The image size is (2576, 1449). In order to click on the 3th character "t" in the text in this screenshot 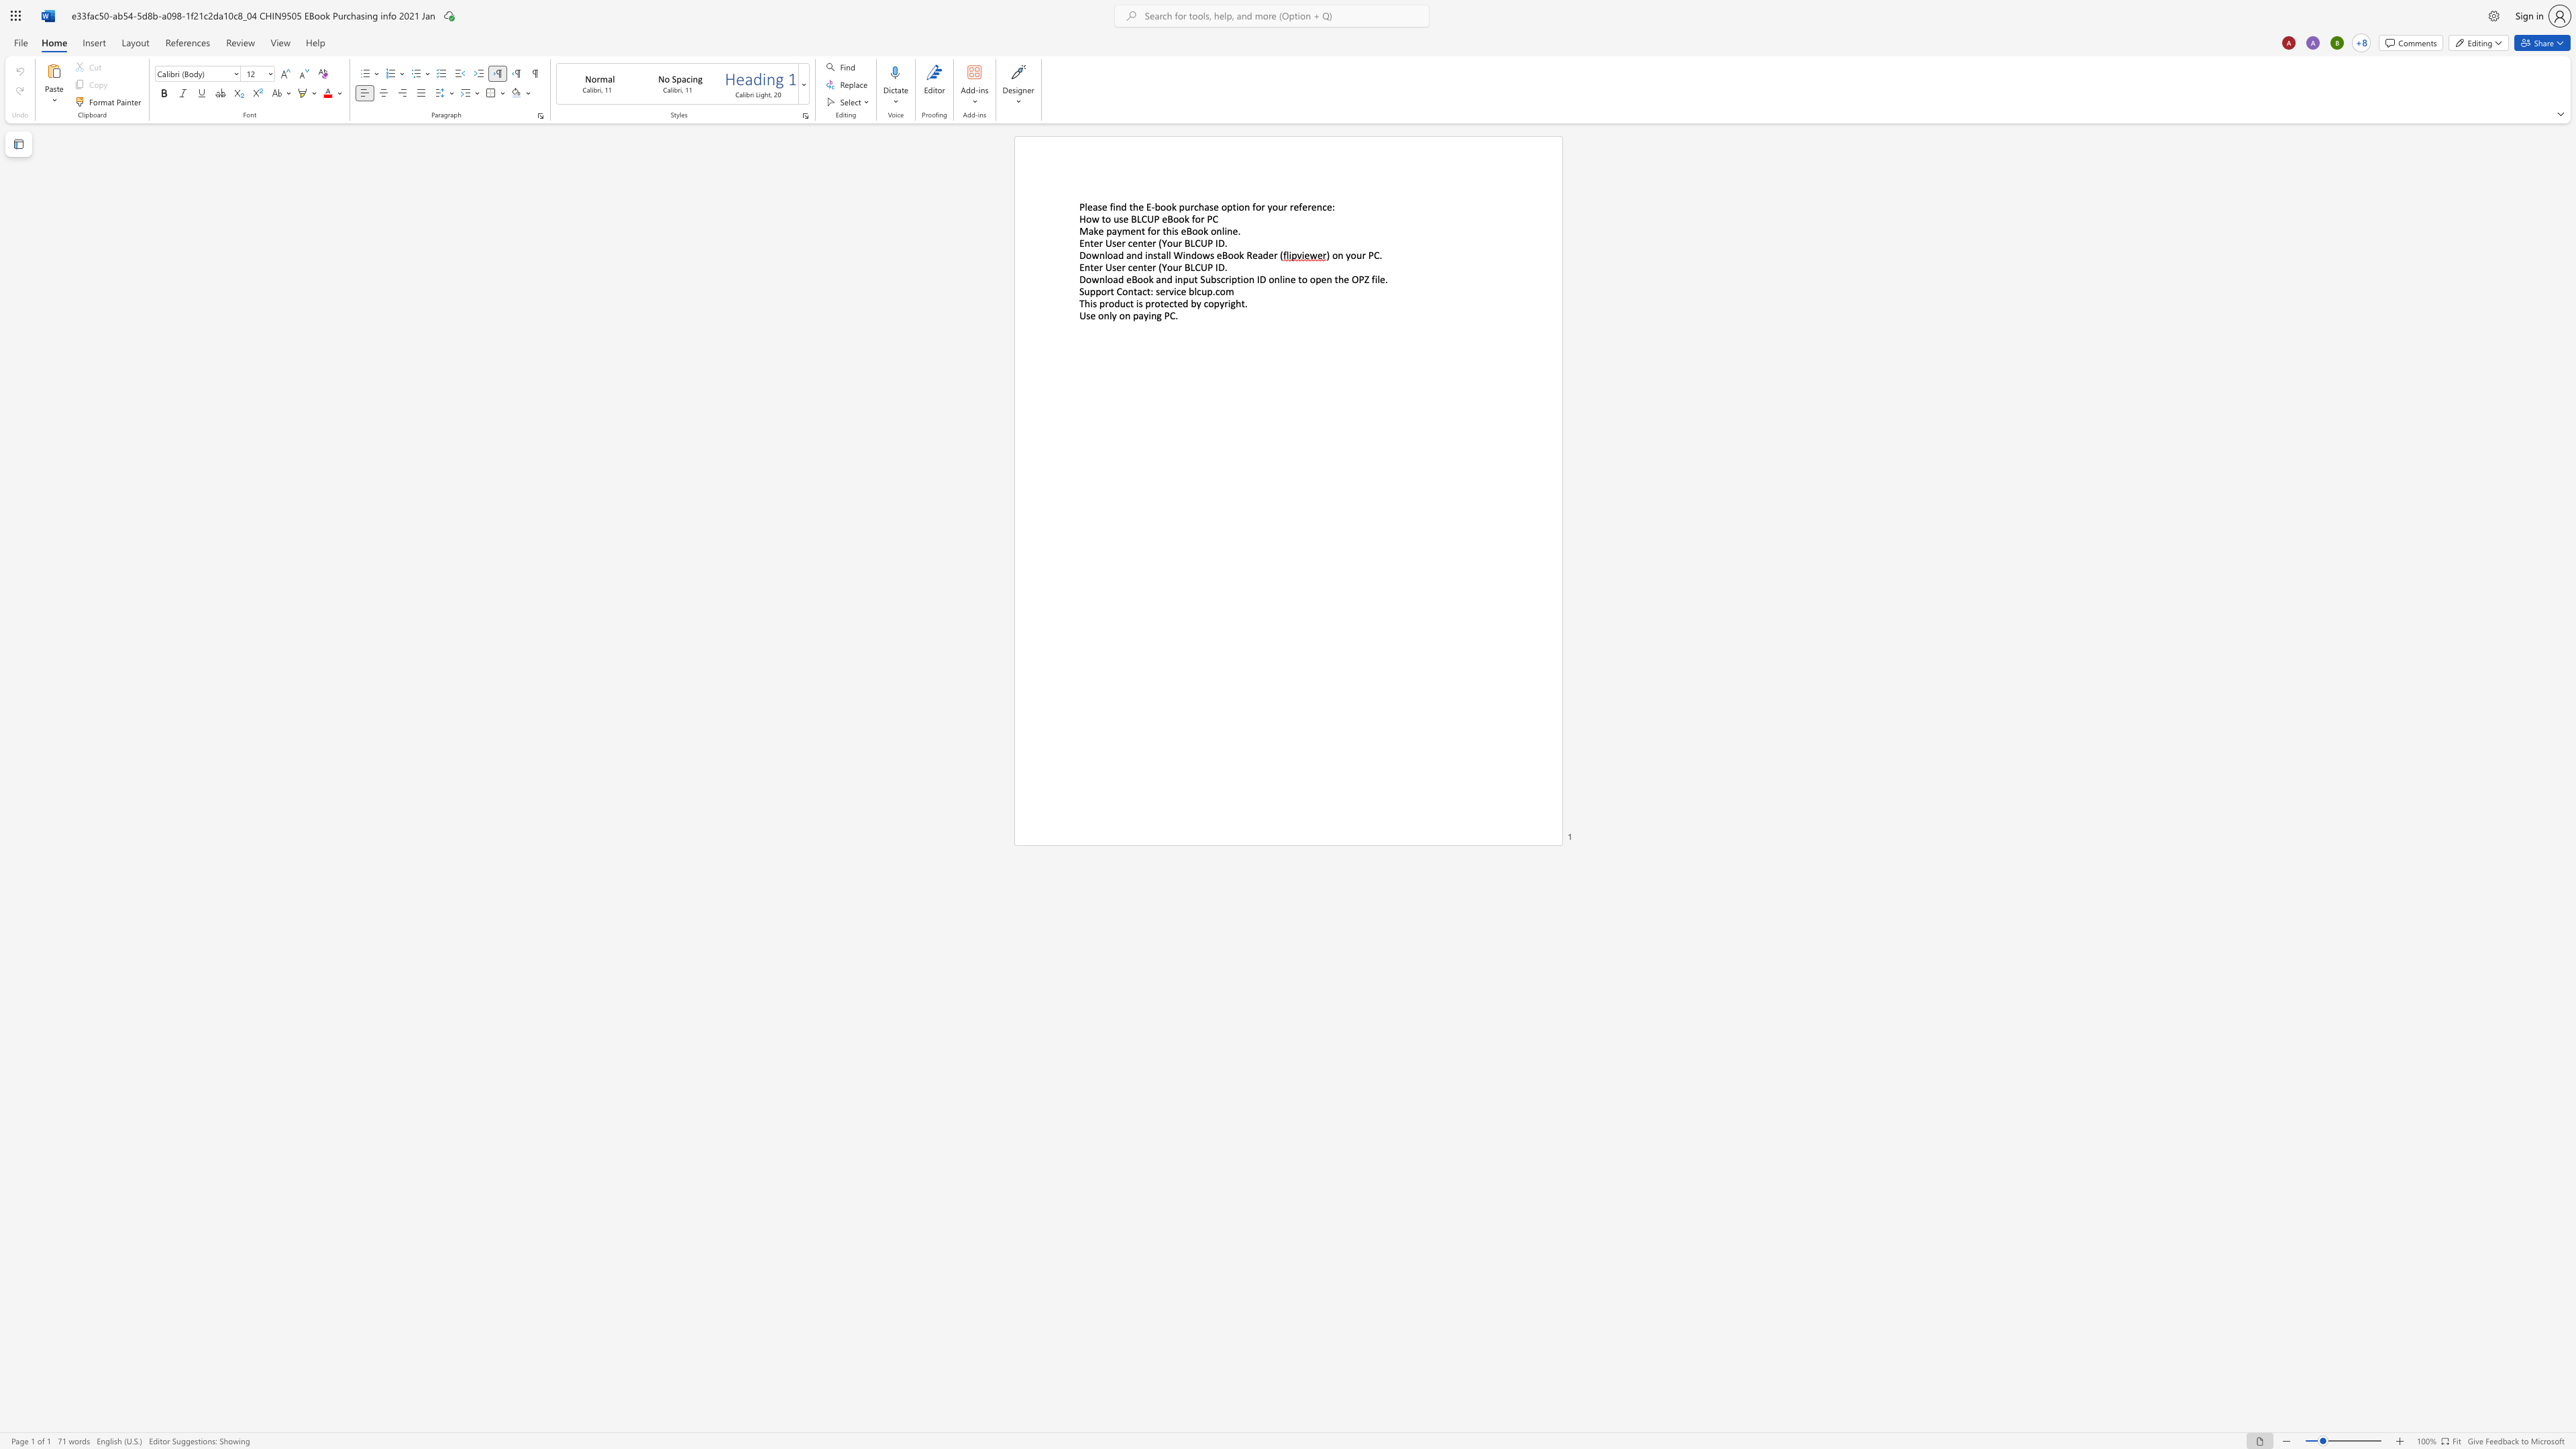, I will do `click(1300, 278)`.